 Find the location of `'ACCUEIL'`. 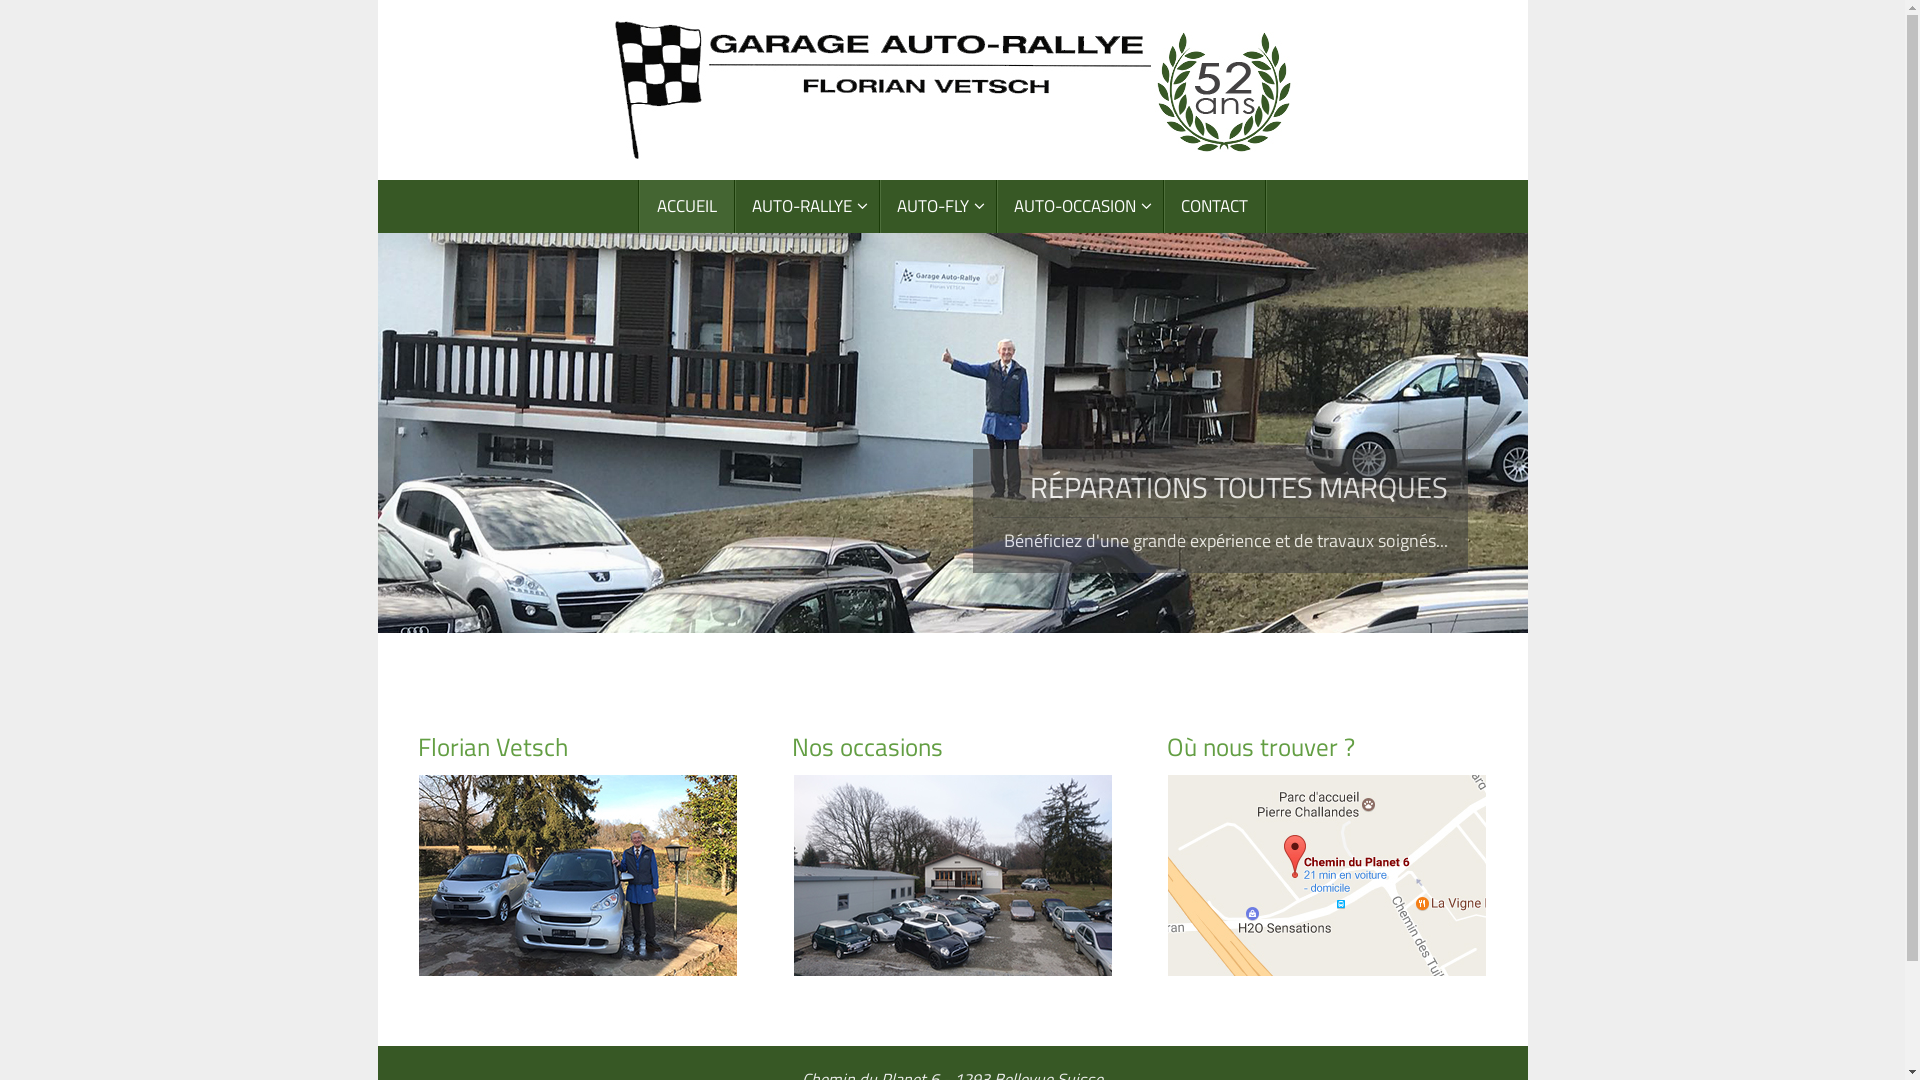

'ACCUEIL' is located at coordinates (687, 206).